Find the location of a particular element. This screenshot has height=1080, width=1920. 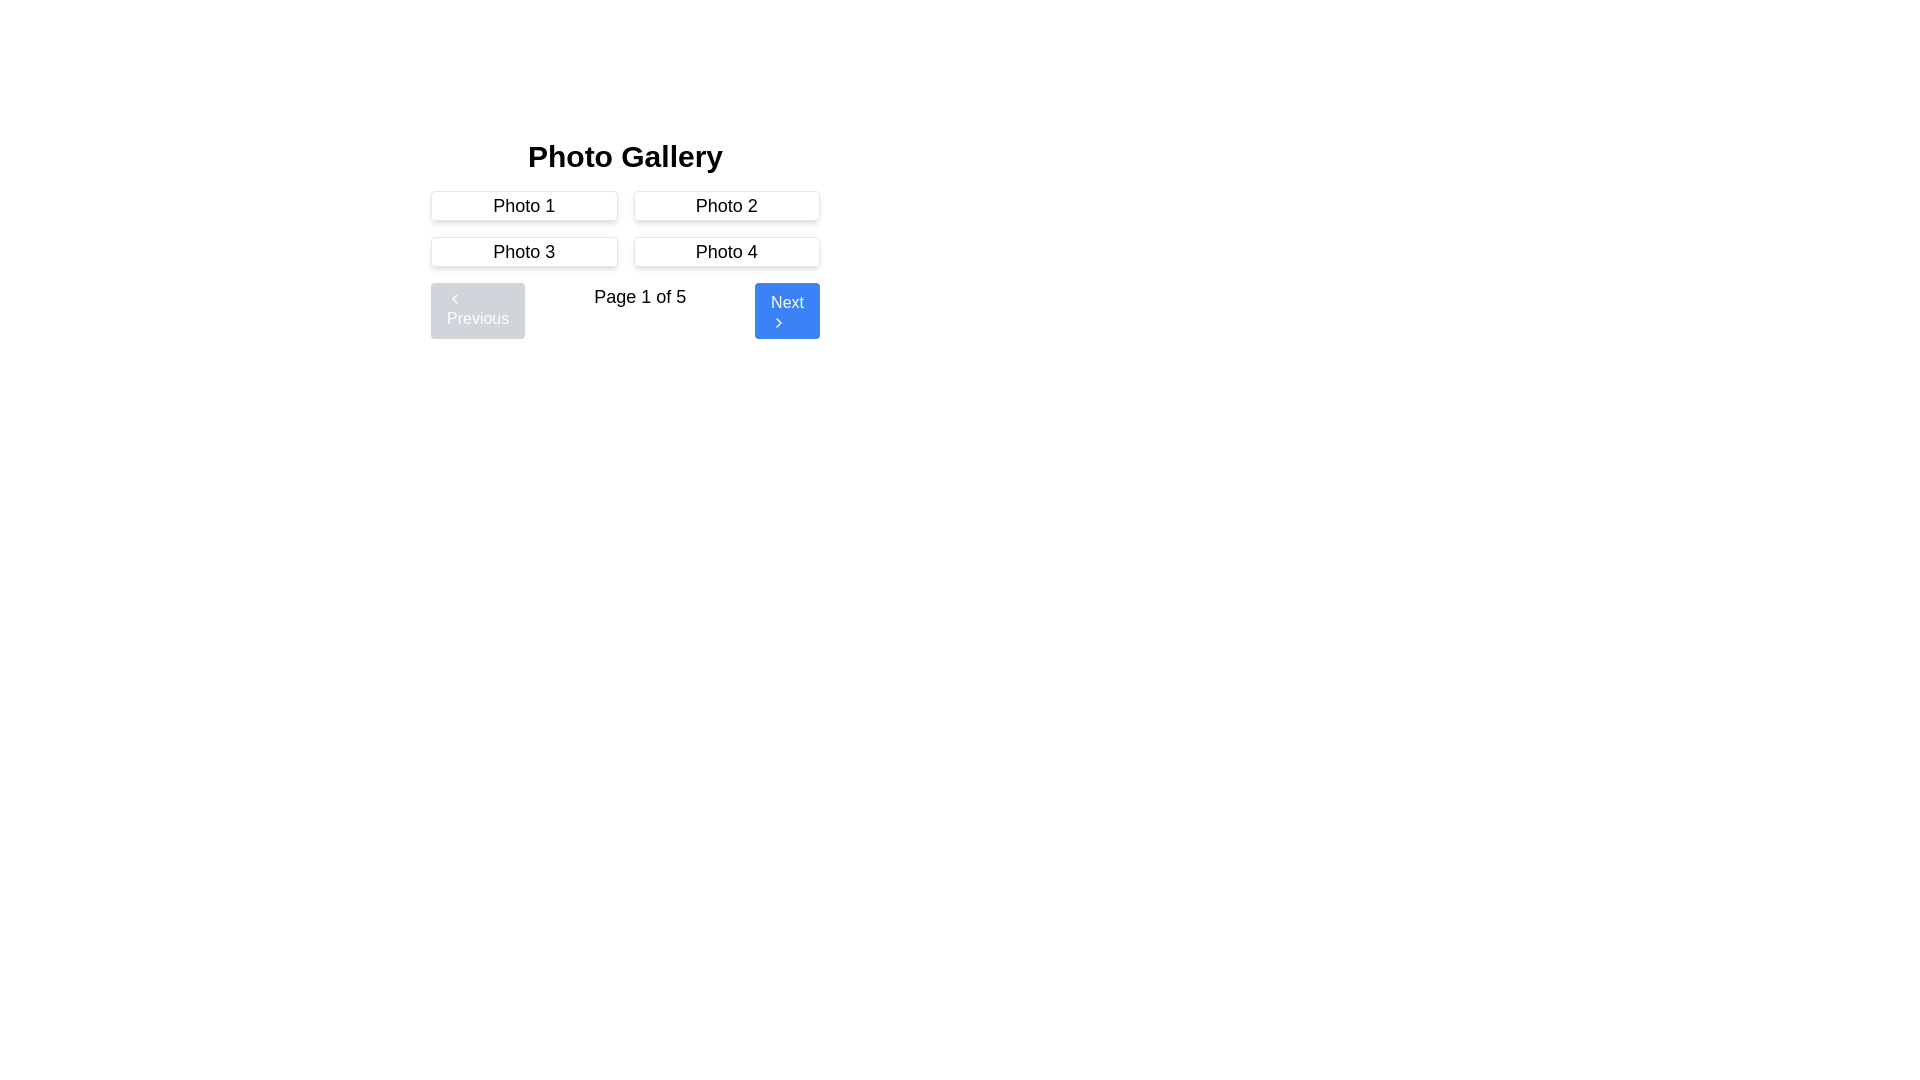

the blue rectangular 'Next' button with white text and a rightward arrow icon located in the bottom-right corner of the navigation bar is located at coordinates (786, 311).